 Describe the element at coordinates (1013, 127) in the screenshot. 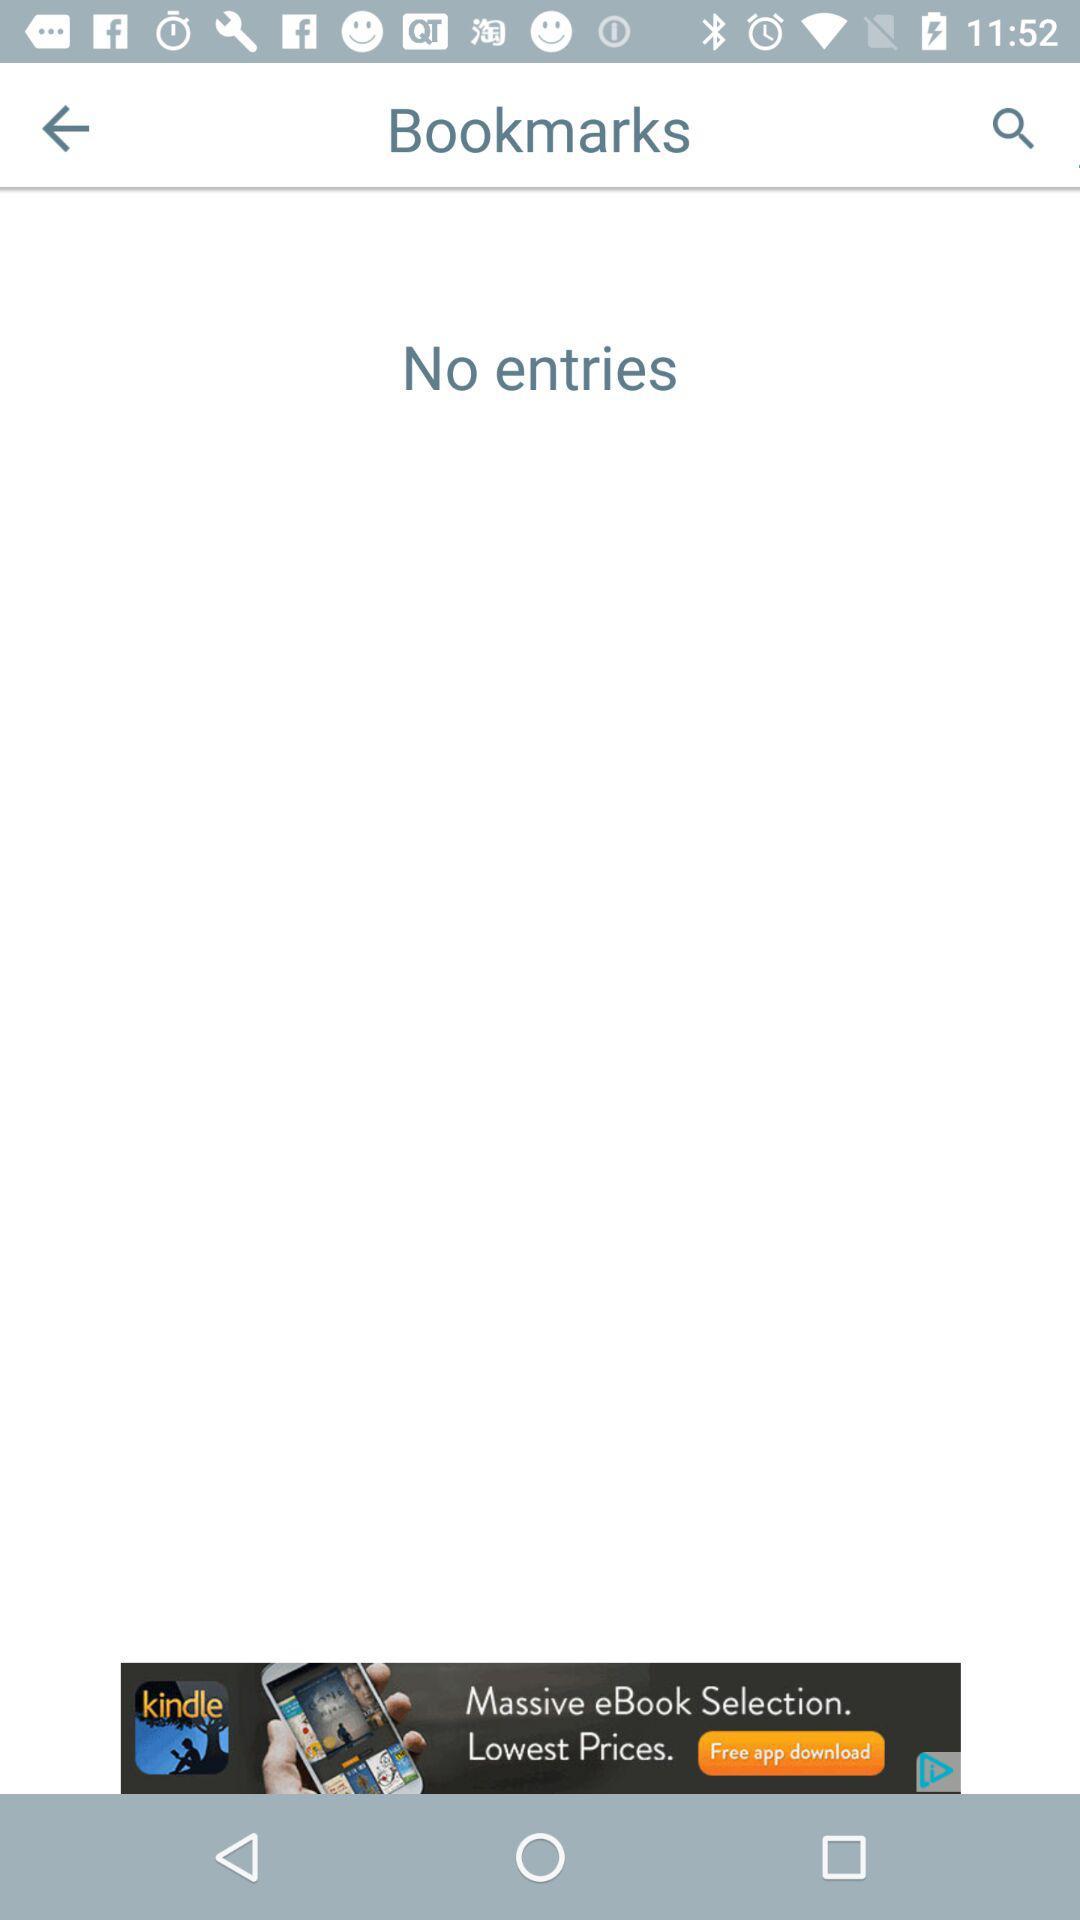

I see `search icon` at that location.